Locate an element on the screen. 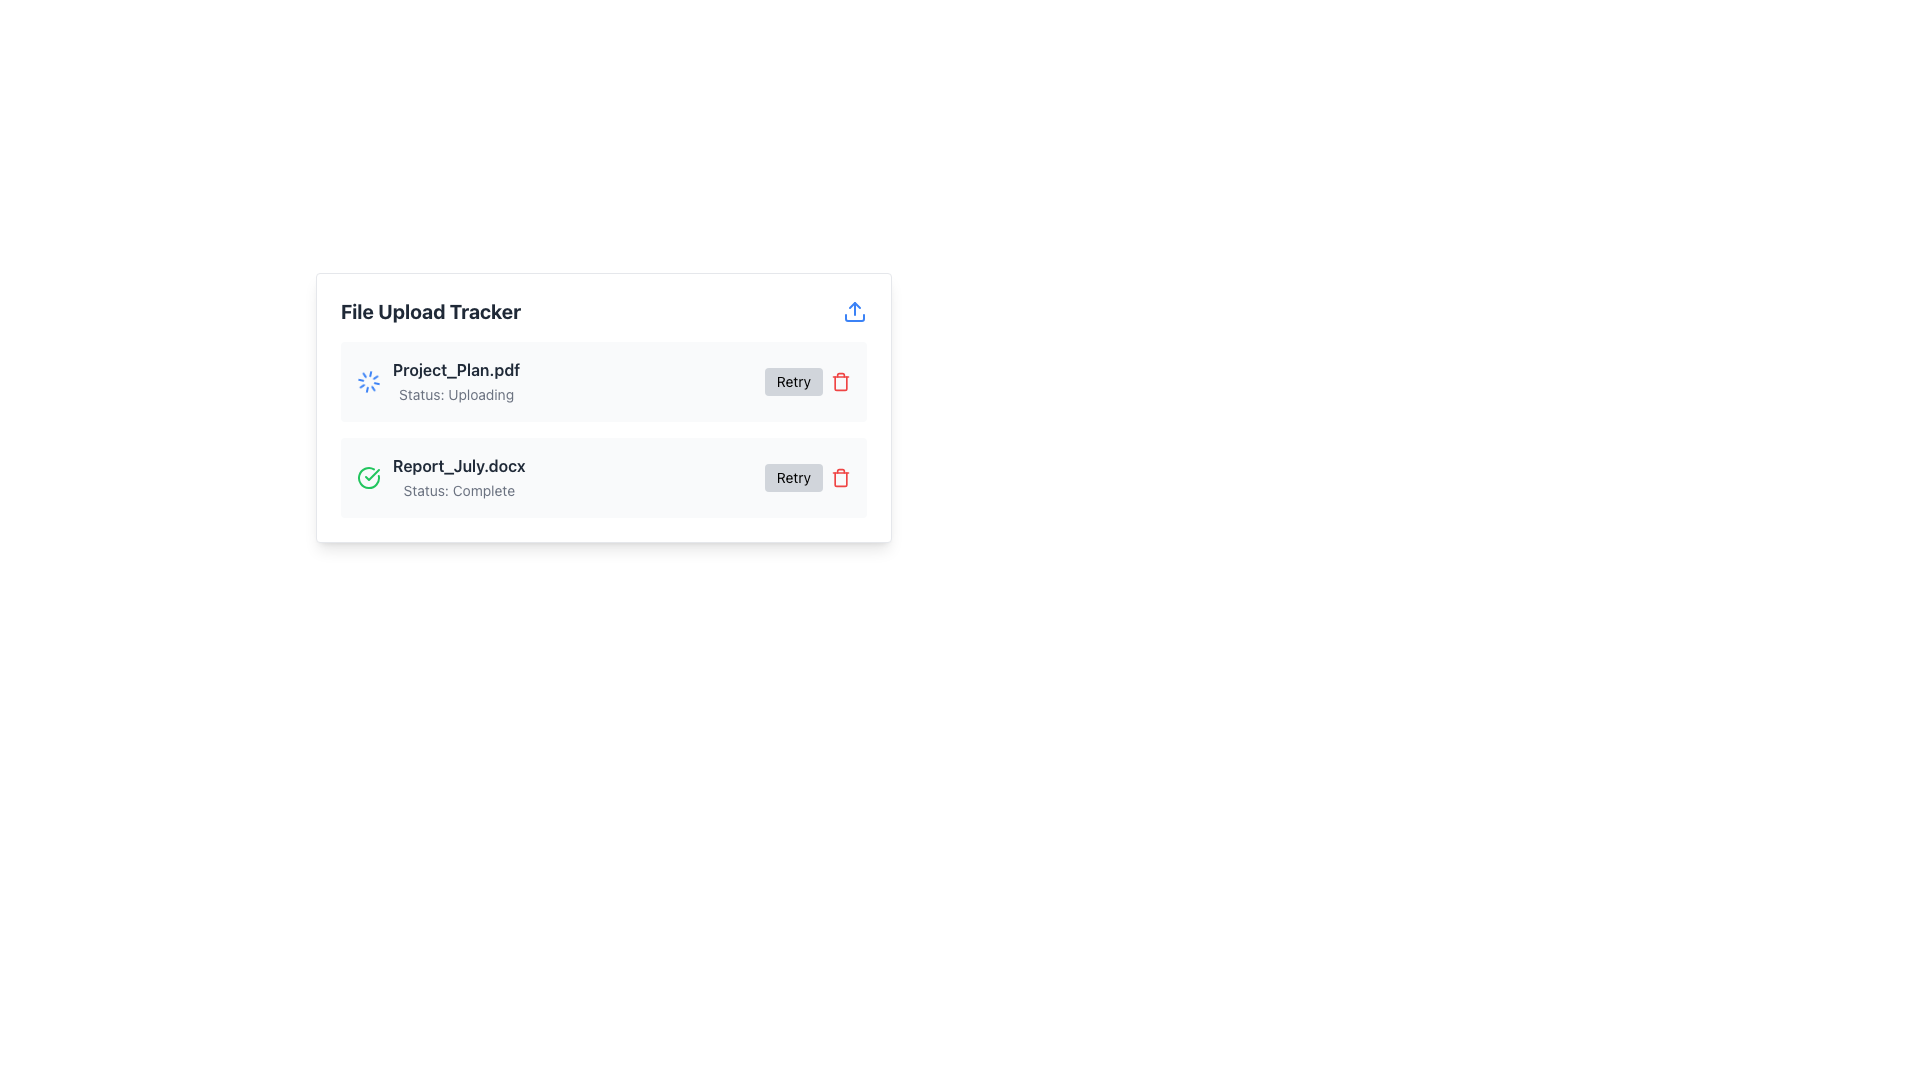 This screenshot has width=1920, height=1080. the text label displaying the file name 'Report_July.docx' in the 'File Upload Tracker' section, located to the left of the 'Retry' button is located at coordinates (458, 466).